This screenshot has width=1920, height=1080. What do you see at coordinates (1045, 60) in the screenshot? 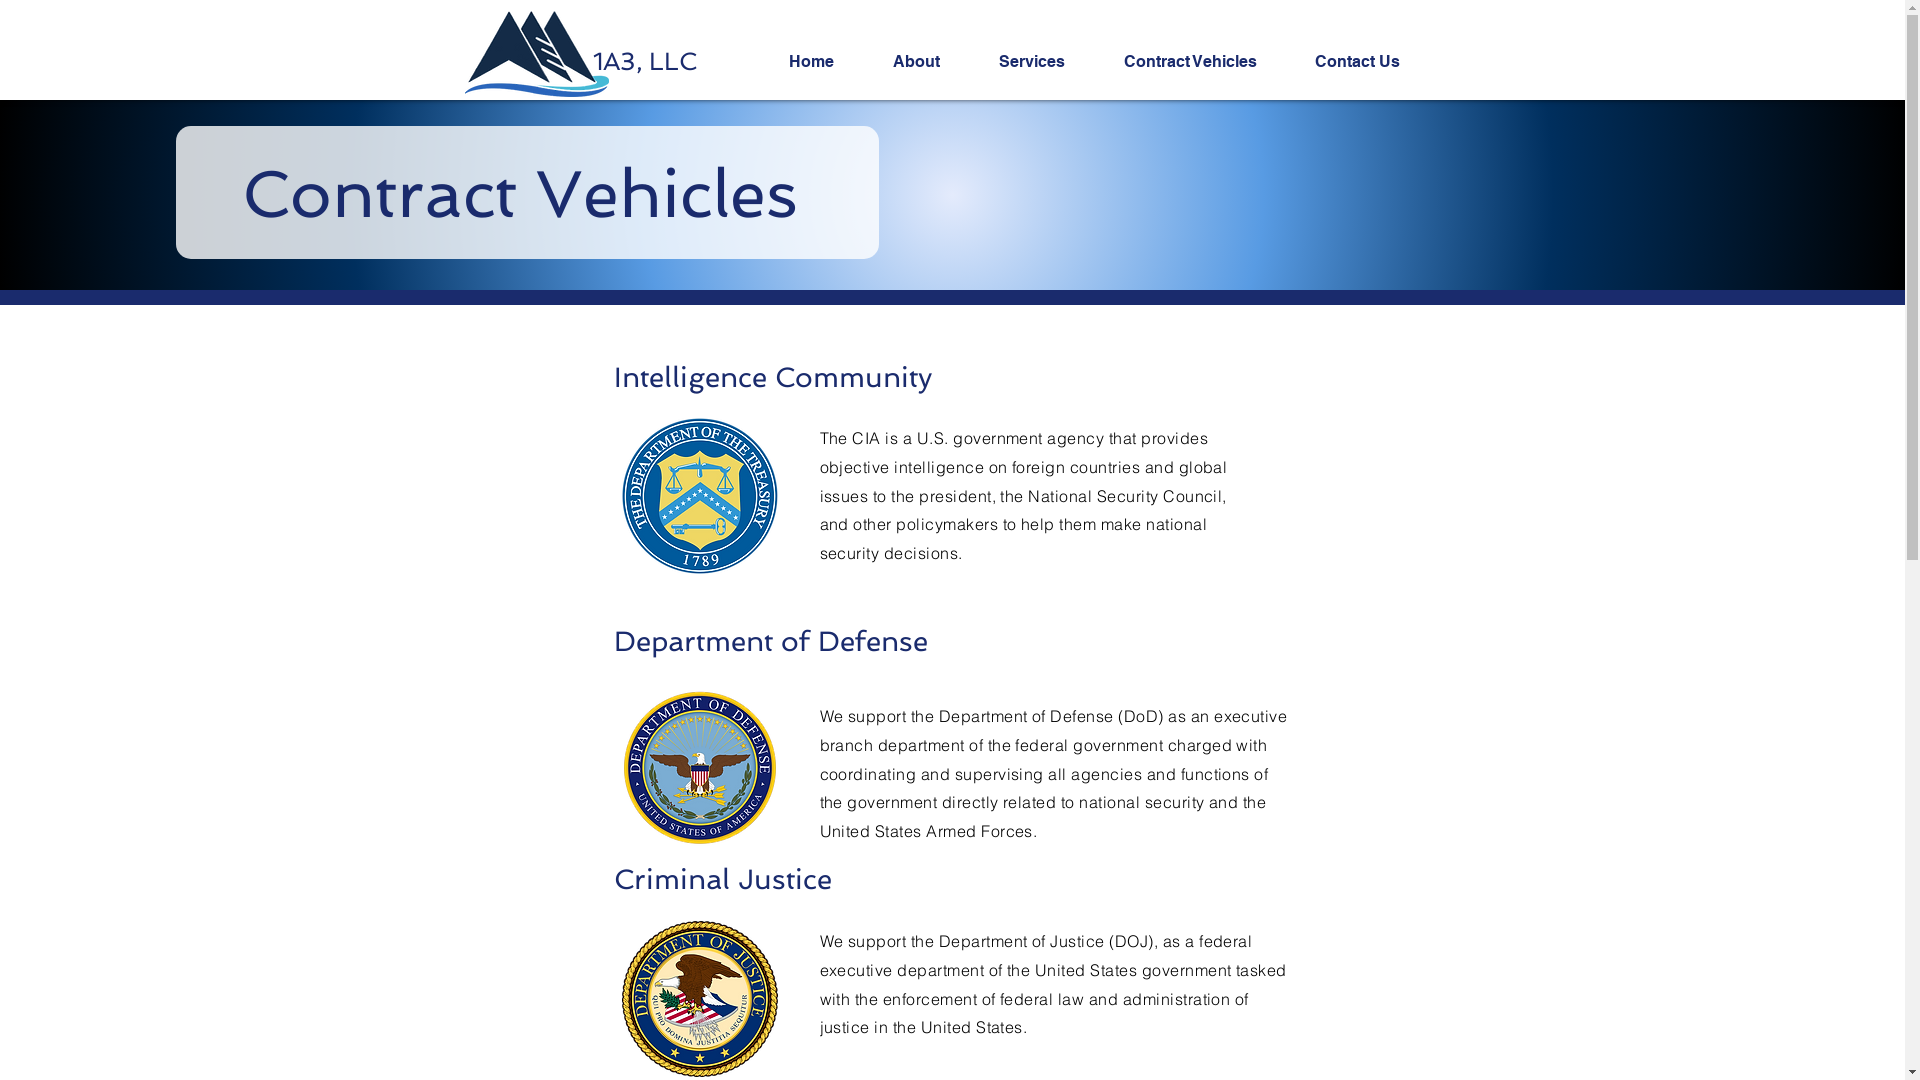
I see `'Services'` at bounding box center [1045, 60].